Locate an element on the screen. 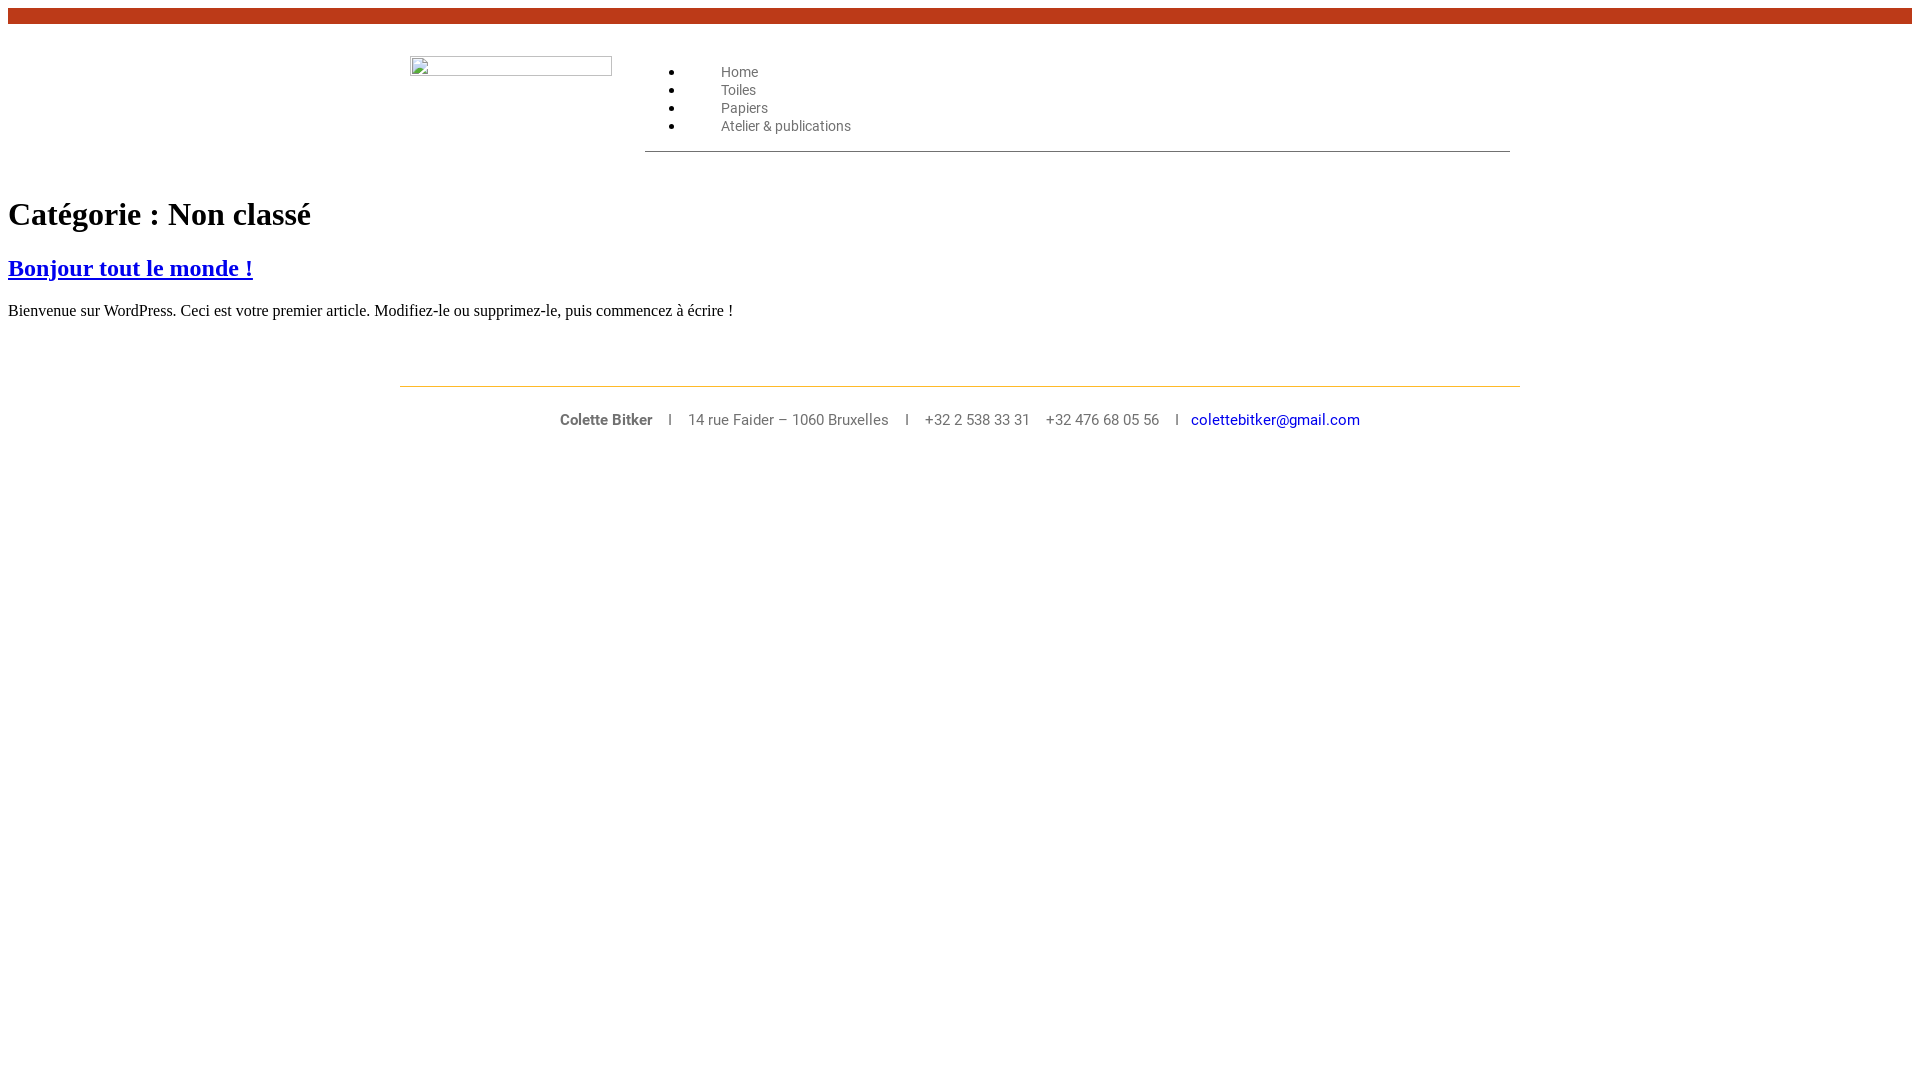 The height and width of the screenshot is (1080, 1920). 'Home' is located at coordinates (738, 71).